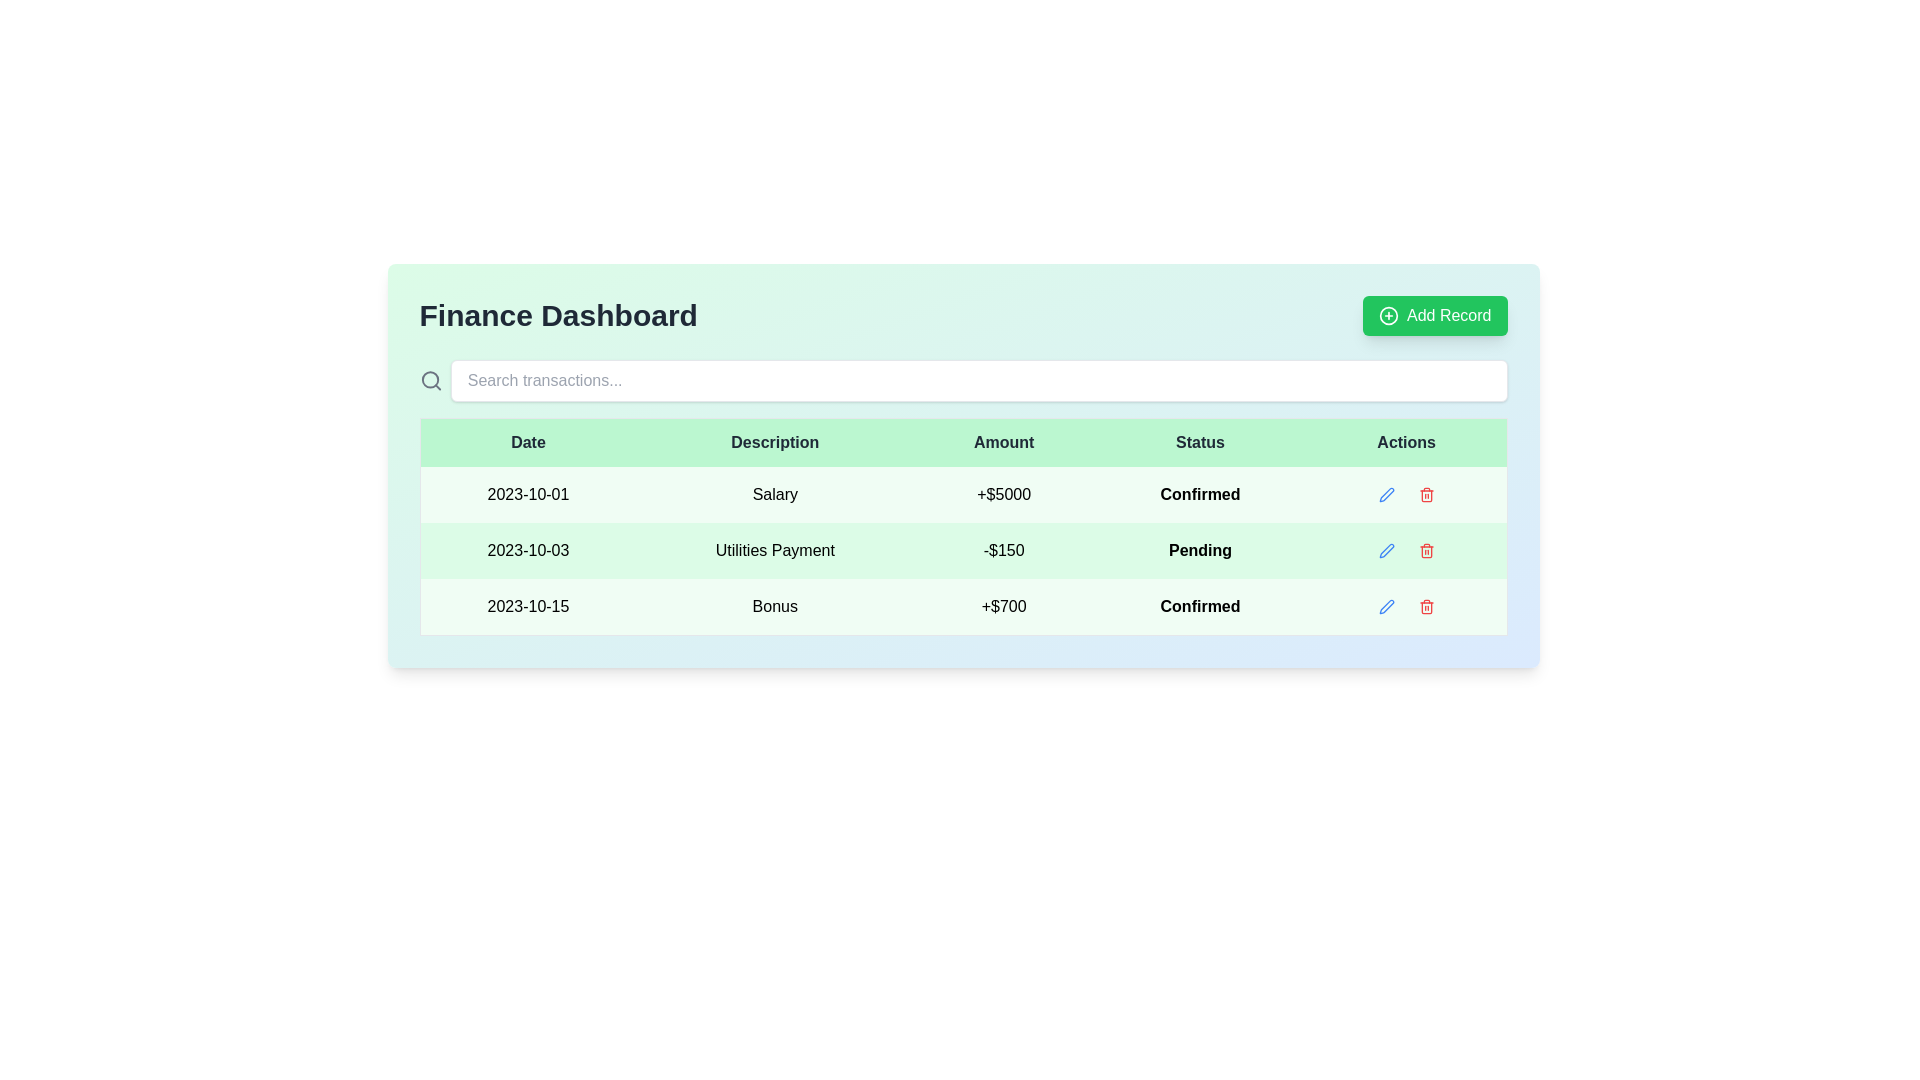 The image size is (1920, 1080). What do you see at coordinates (1004, 606) in the screenshot?
I see `the text element displaying '+$700' located in the 'Amount' column of the '2023-10-15' row in the transaction table` at bounding box center [1004, 606].